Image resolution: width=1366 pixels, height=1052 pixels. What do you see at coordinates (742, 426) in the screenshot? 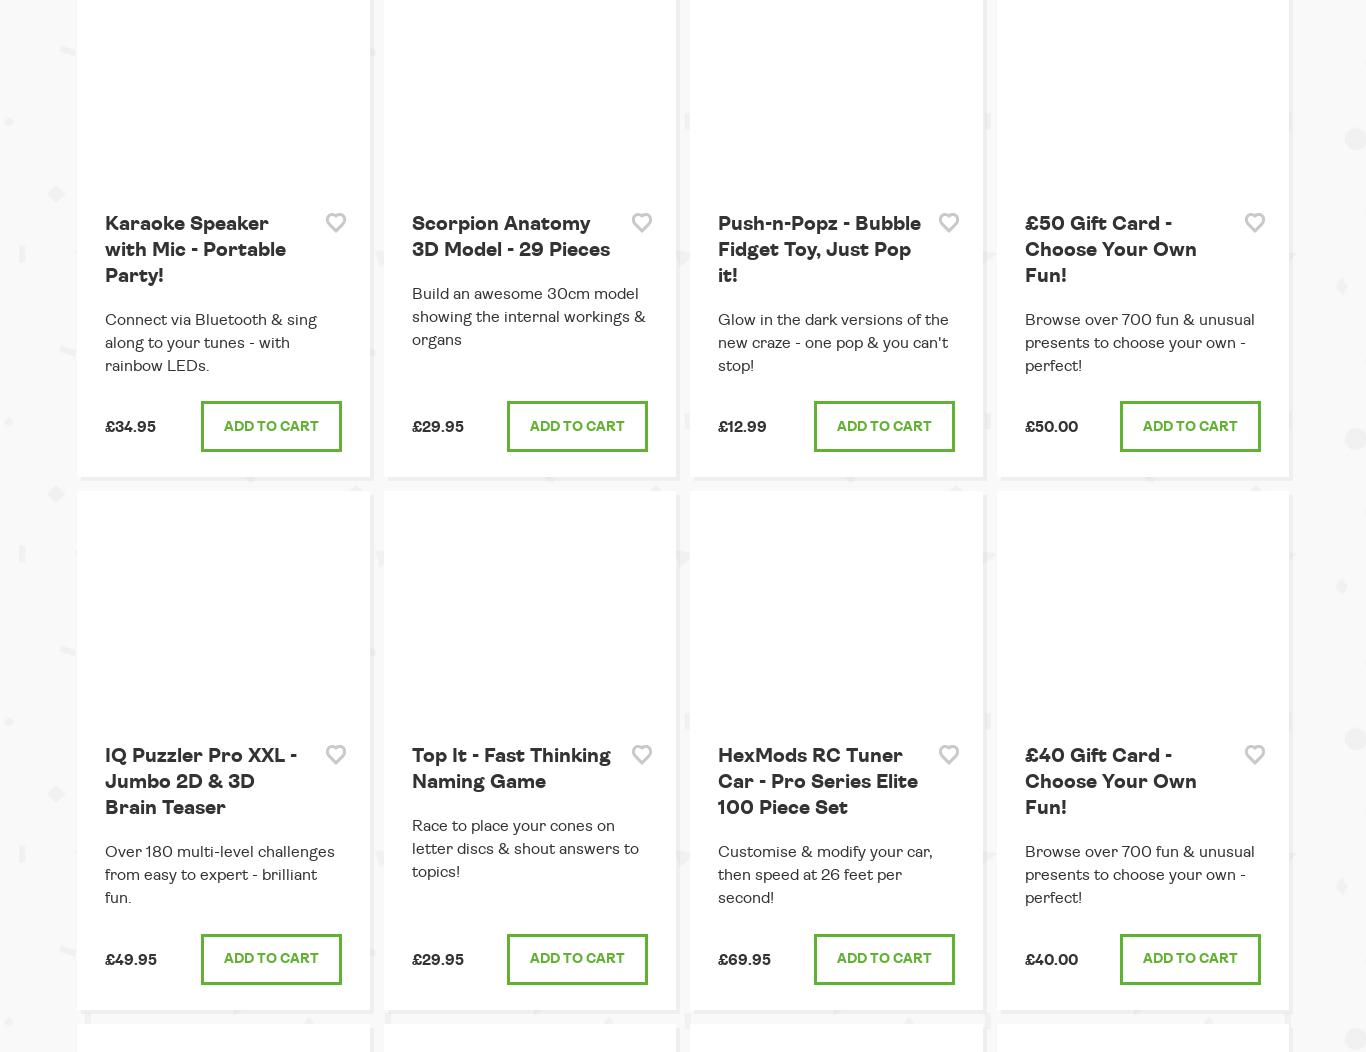
I see `'£12.99'` at bounding box center [742, 426].